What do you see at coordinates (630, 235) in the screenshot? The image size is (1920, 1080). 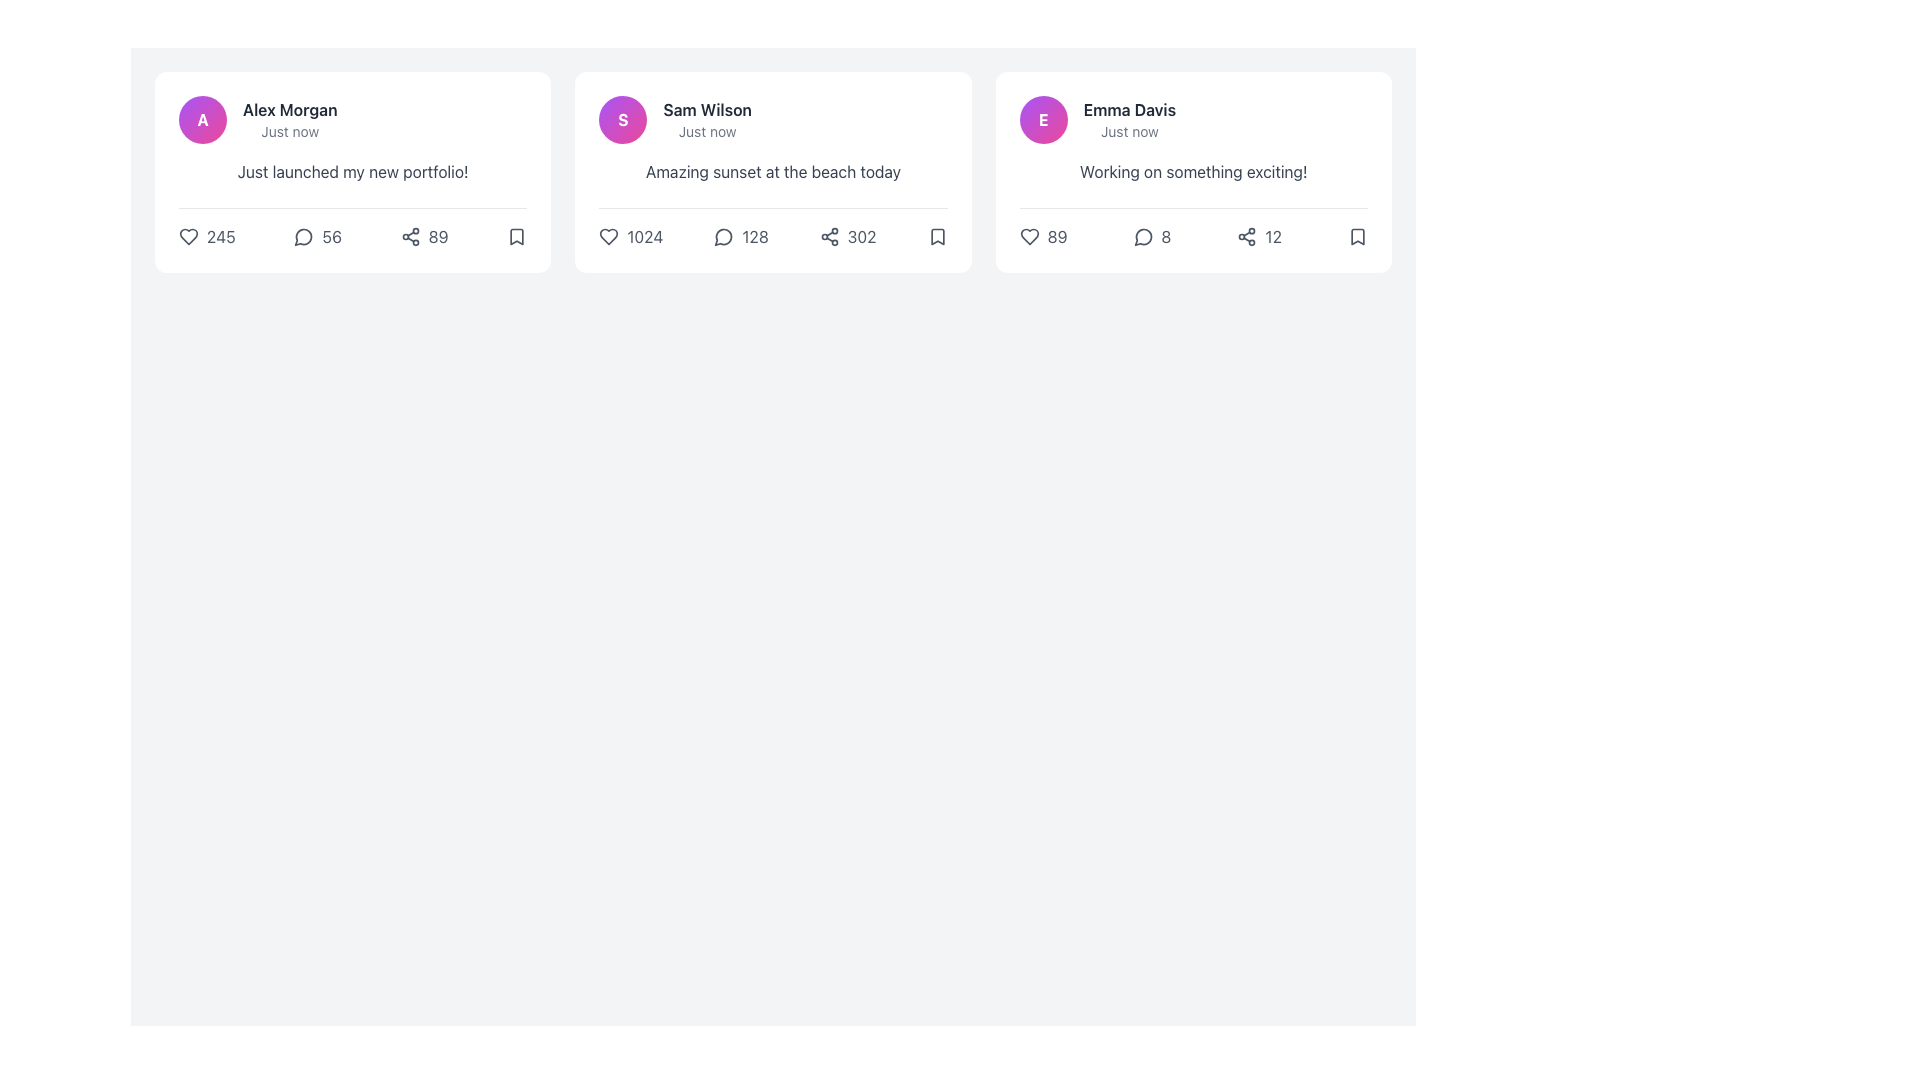 I see `the interactive 'like' icon for the post by Sam Wilson to change its color` at bounding box center [630, 235].